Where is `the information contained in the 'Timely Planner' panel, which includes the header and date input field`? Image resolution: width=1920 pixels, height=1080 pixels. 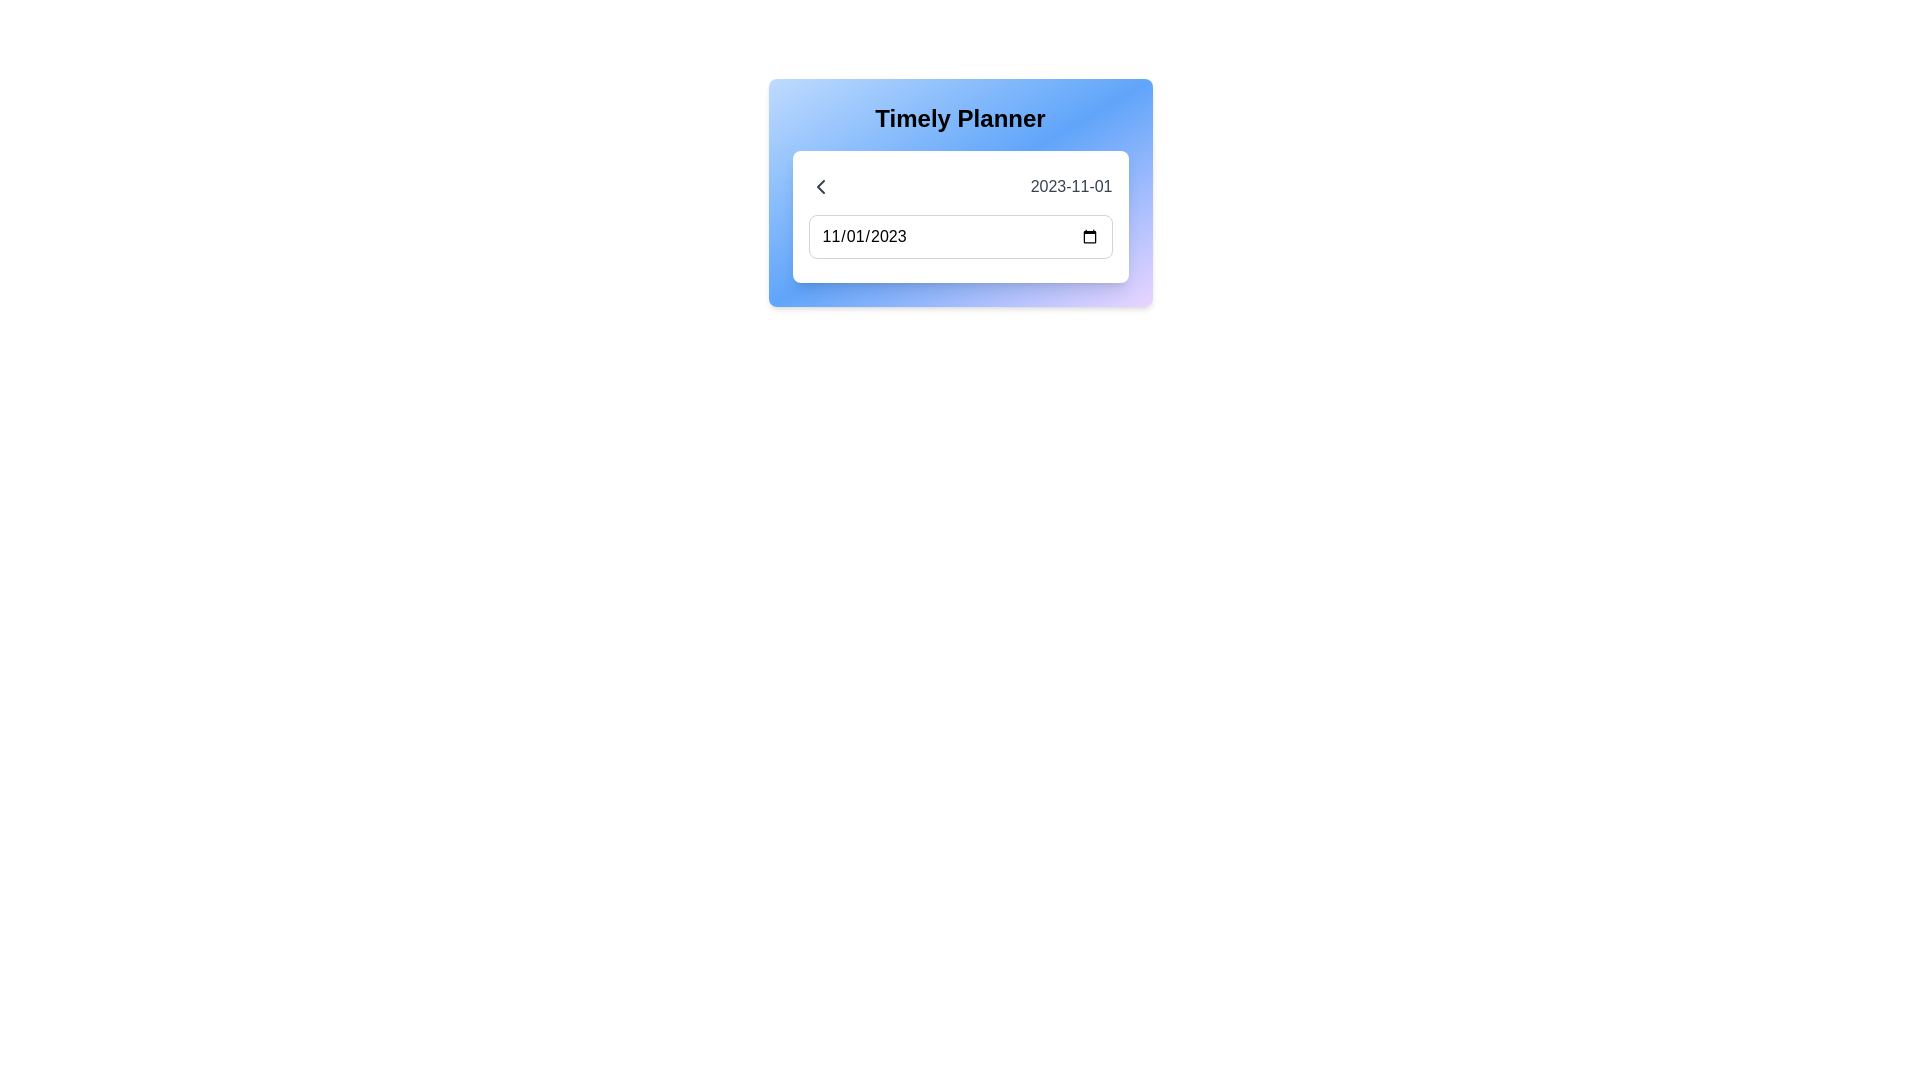 the information contained in the 'Timely Planner' panel, which includes the header and date input field is located at coordinates (960, 192).